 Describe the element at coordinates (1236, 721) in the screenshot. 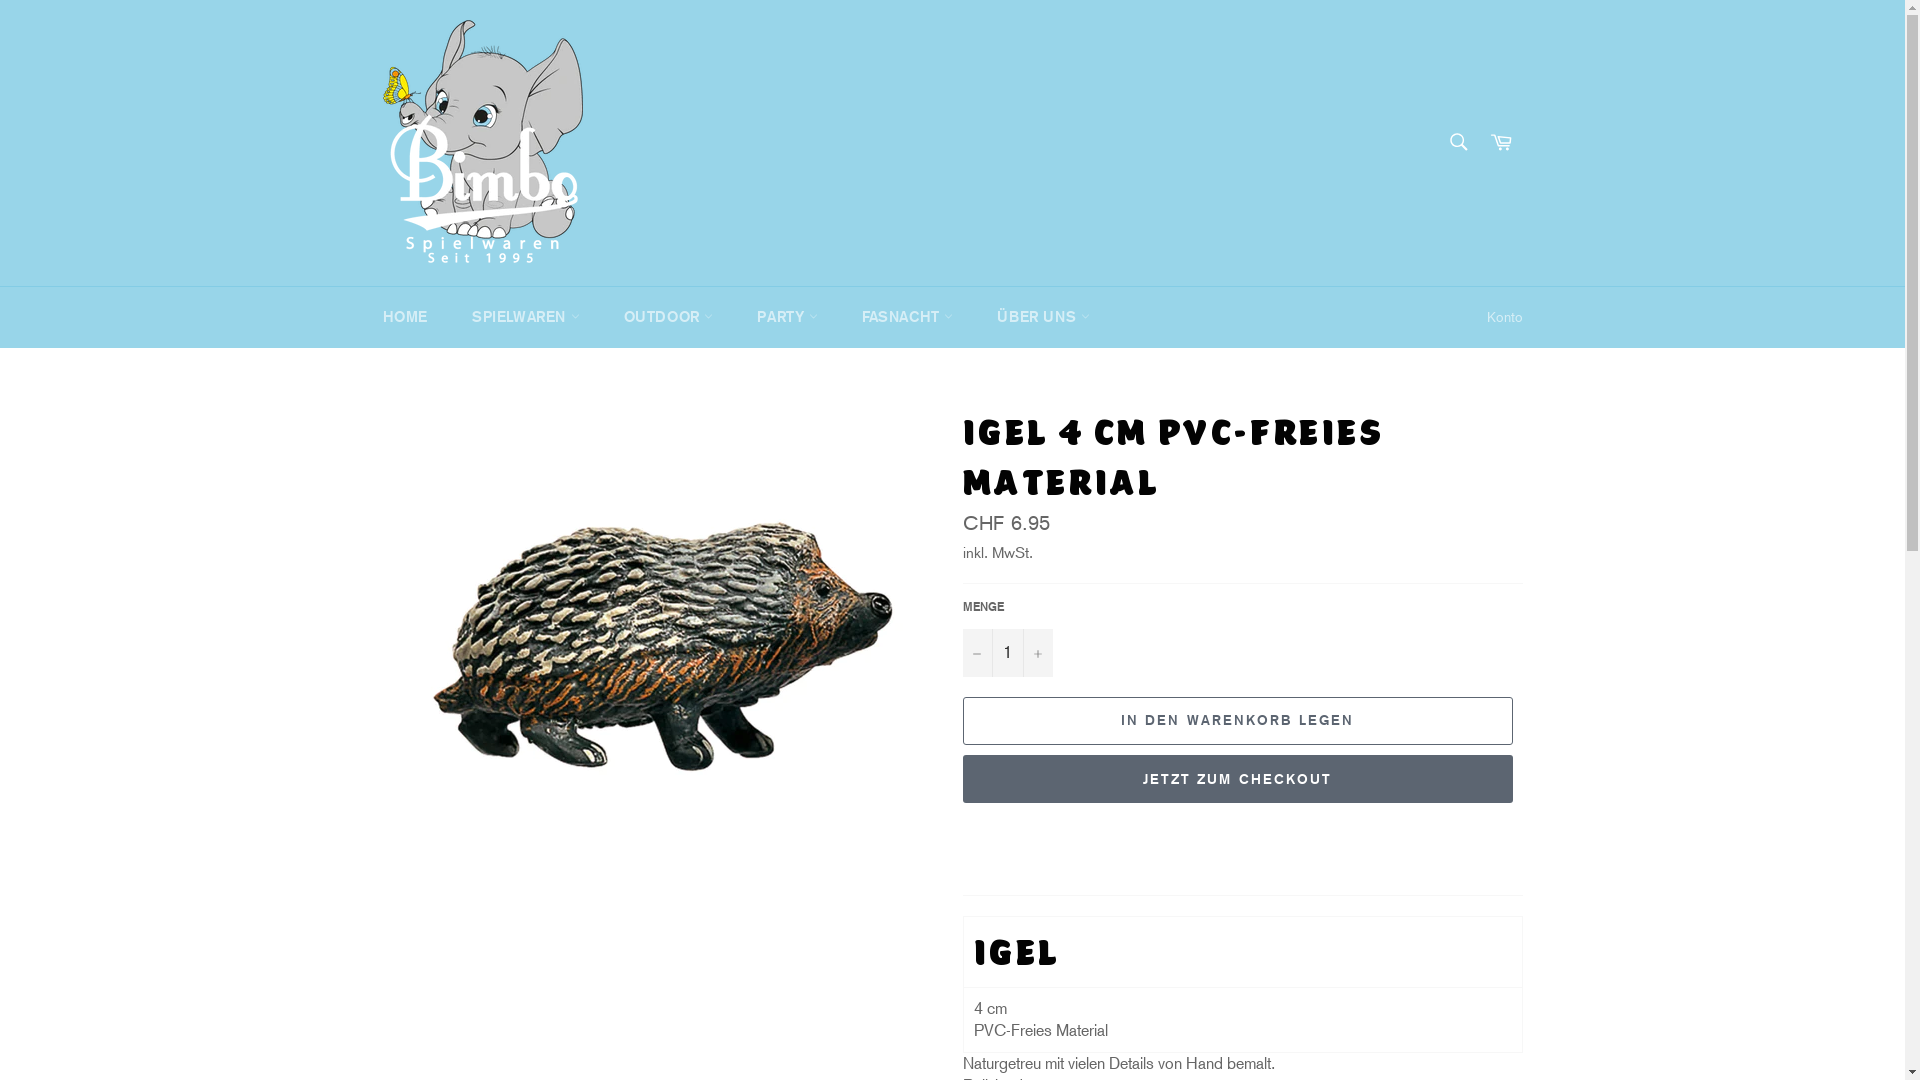

I see `'IN DEN WARENKORB LEGEN'` at that location.